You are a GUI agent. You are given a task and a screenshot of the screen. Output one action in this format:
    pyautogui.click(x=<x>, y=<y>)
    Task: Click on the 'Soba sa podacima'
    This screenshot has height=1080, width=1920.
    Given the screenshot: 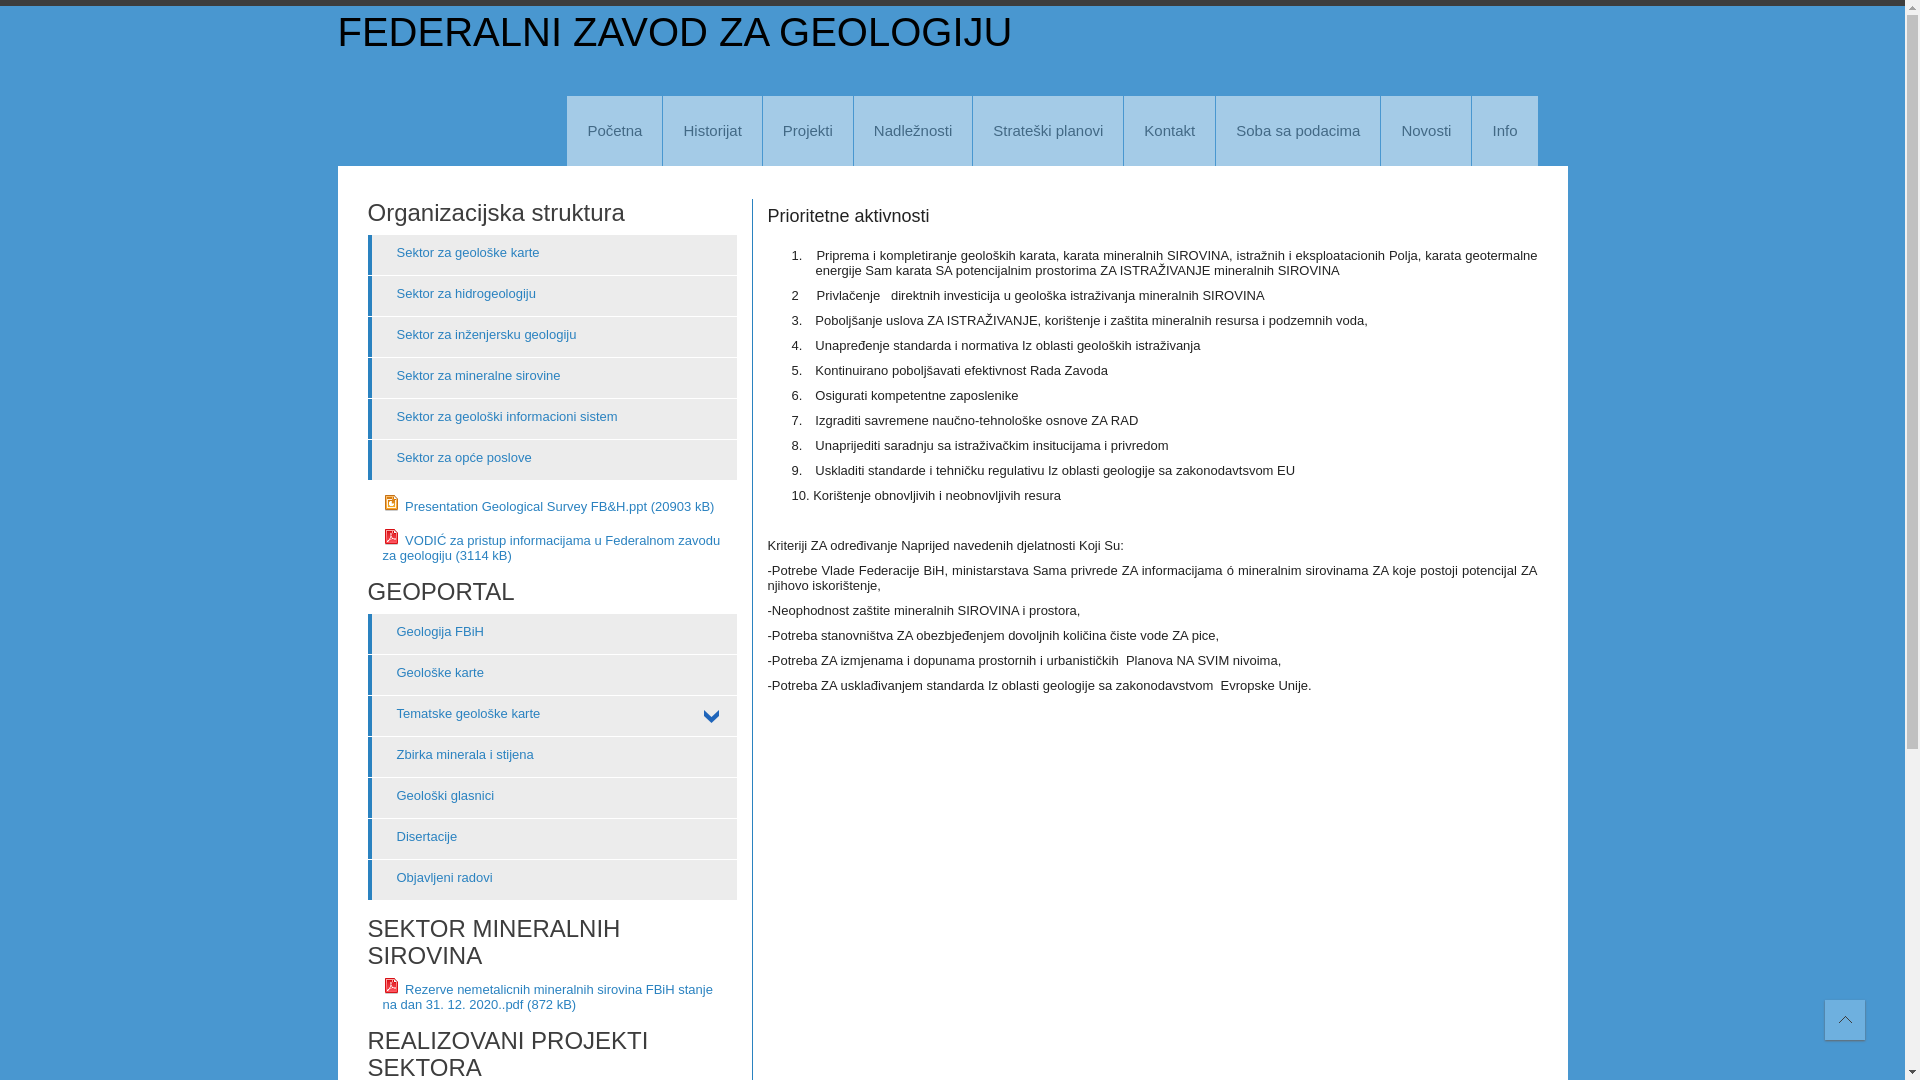 What is the action you would take?
    pyautogui.click(x=1297, y=131)
    